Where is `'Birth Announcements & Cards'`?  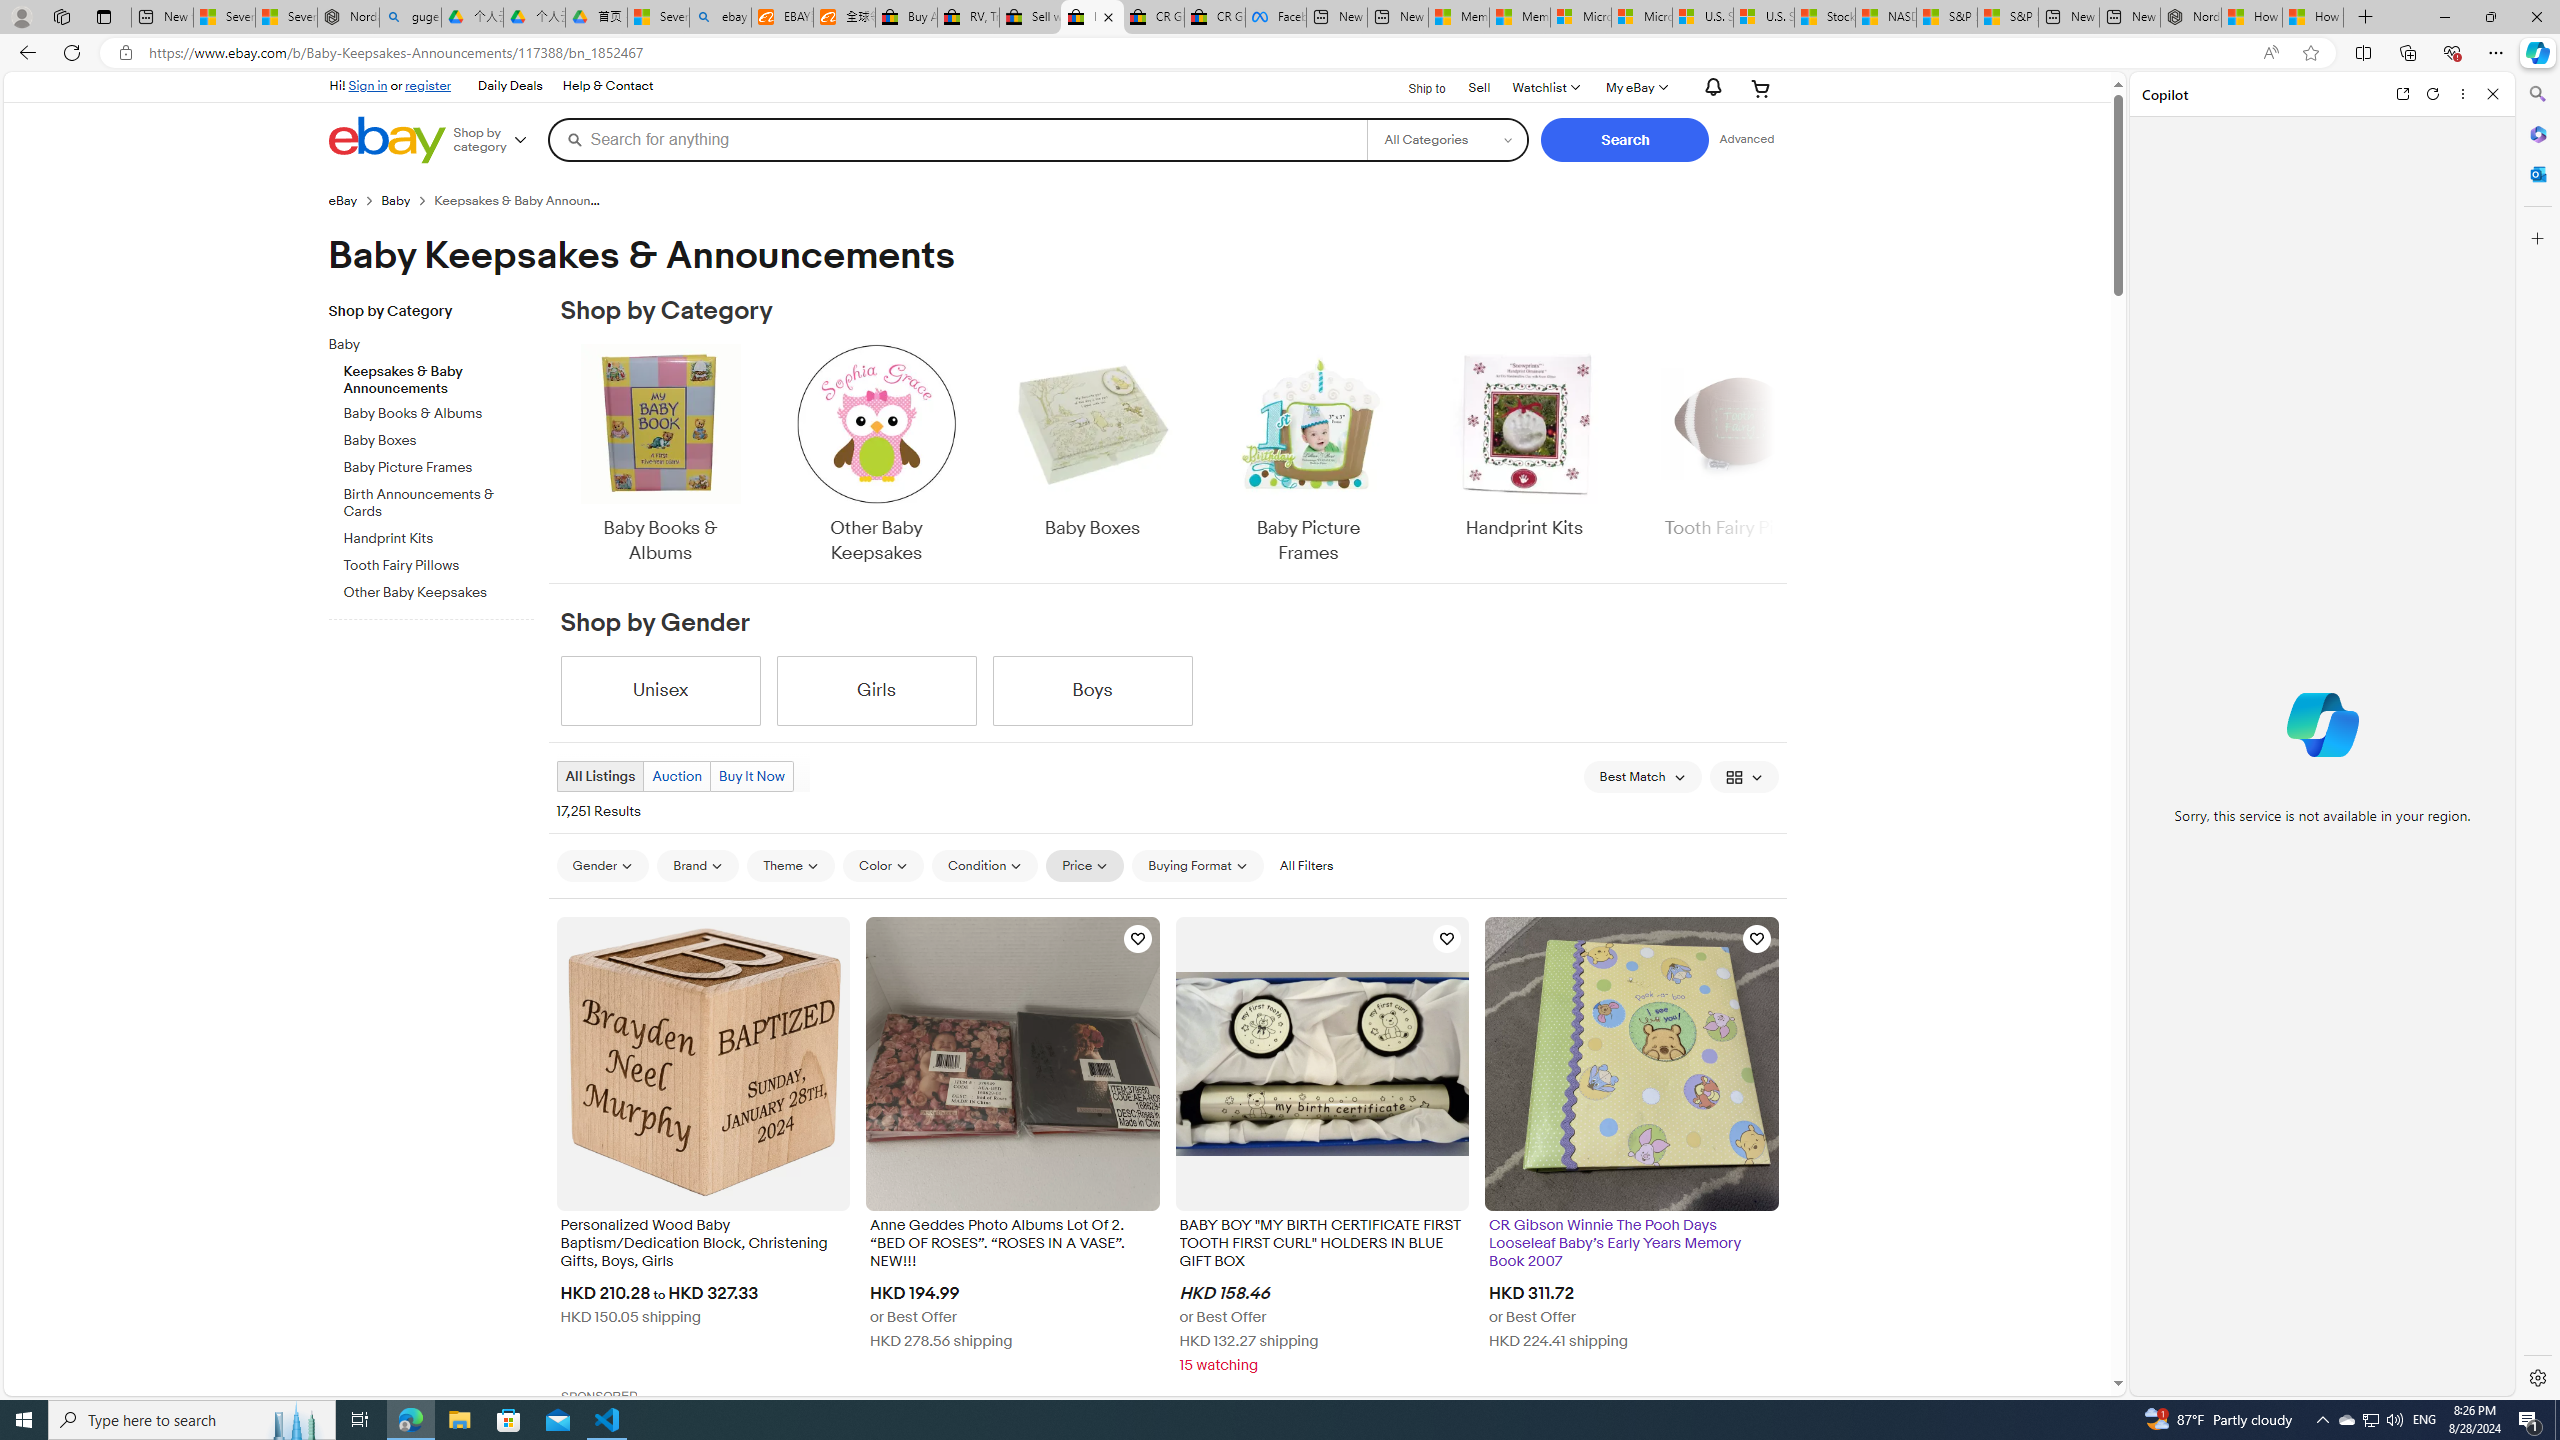 'Birth Announcements & Cards' is located at coordinates (439, 502).